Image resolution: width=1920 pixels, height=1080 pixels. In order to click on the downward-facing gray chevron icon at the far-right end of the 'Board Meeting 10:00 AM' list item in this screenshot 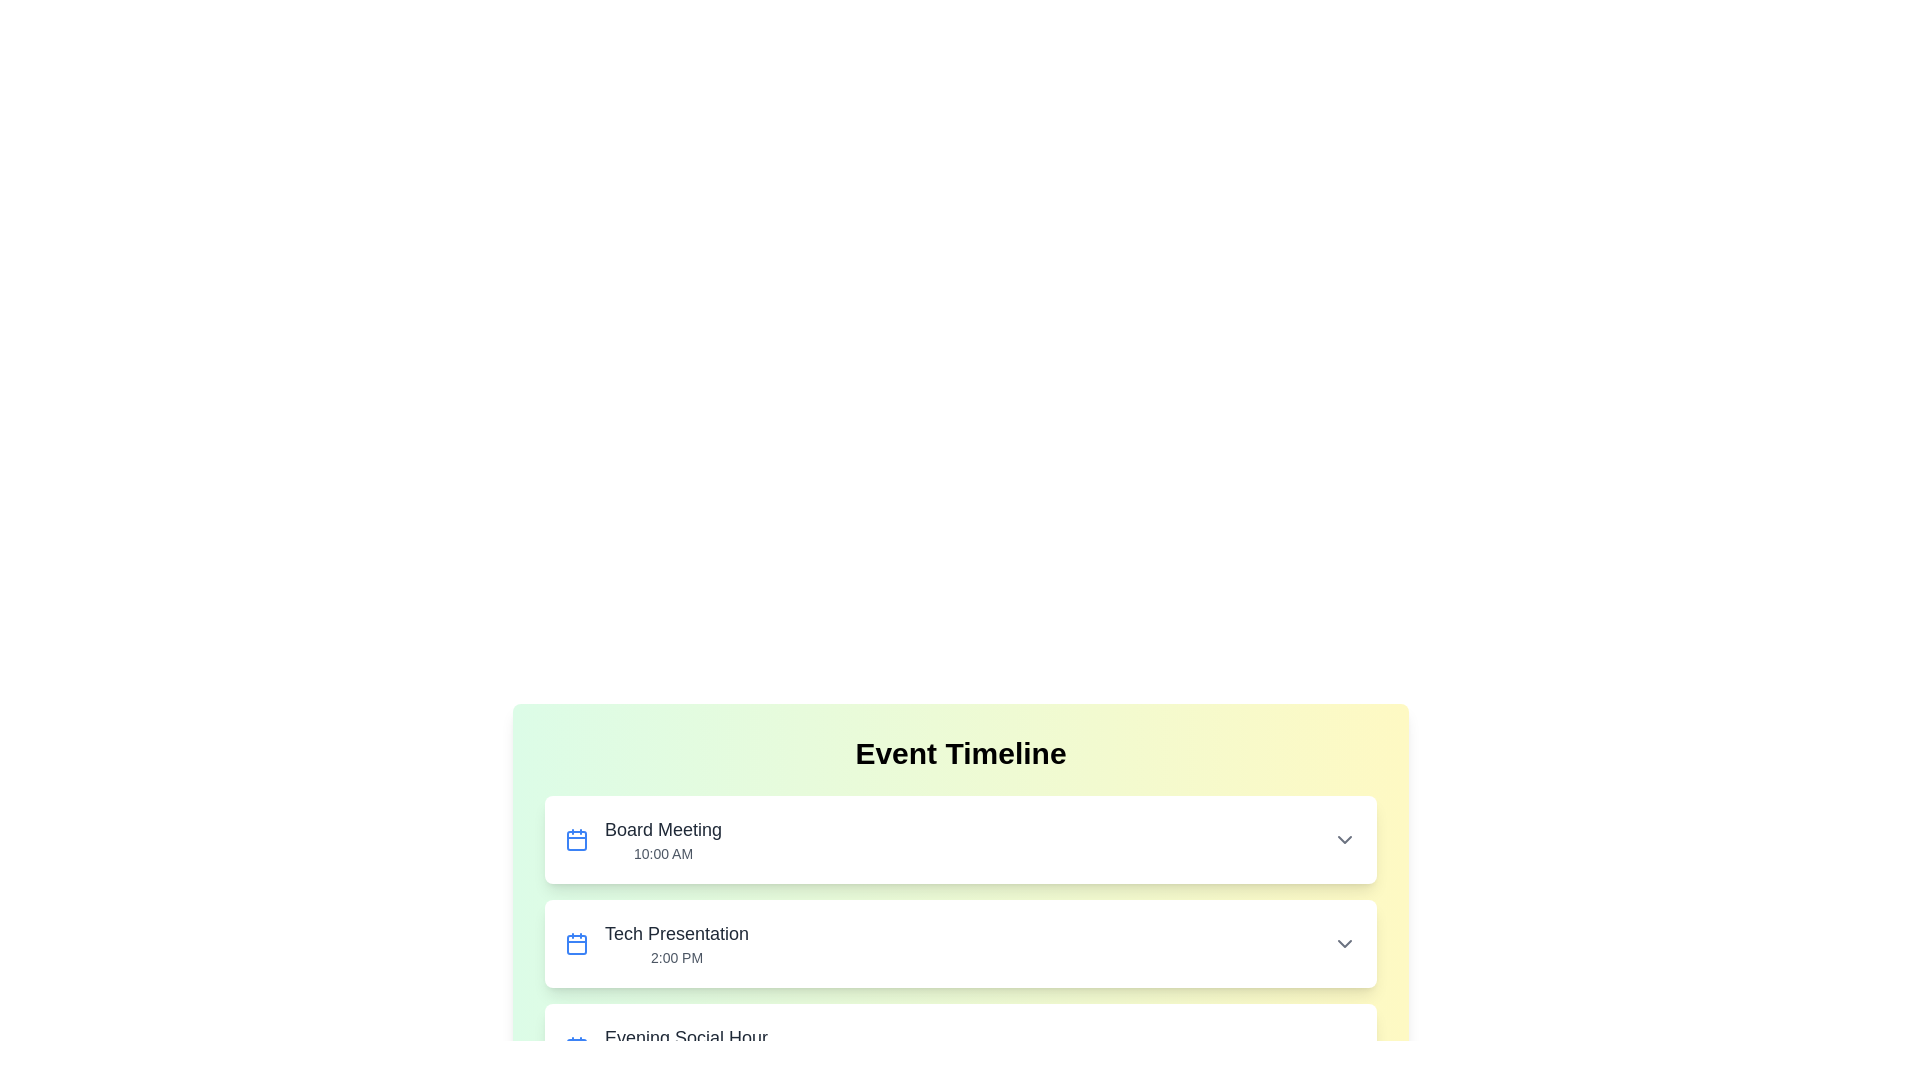, I will do `click(1344, 840)`.